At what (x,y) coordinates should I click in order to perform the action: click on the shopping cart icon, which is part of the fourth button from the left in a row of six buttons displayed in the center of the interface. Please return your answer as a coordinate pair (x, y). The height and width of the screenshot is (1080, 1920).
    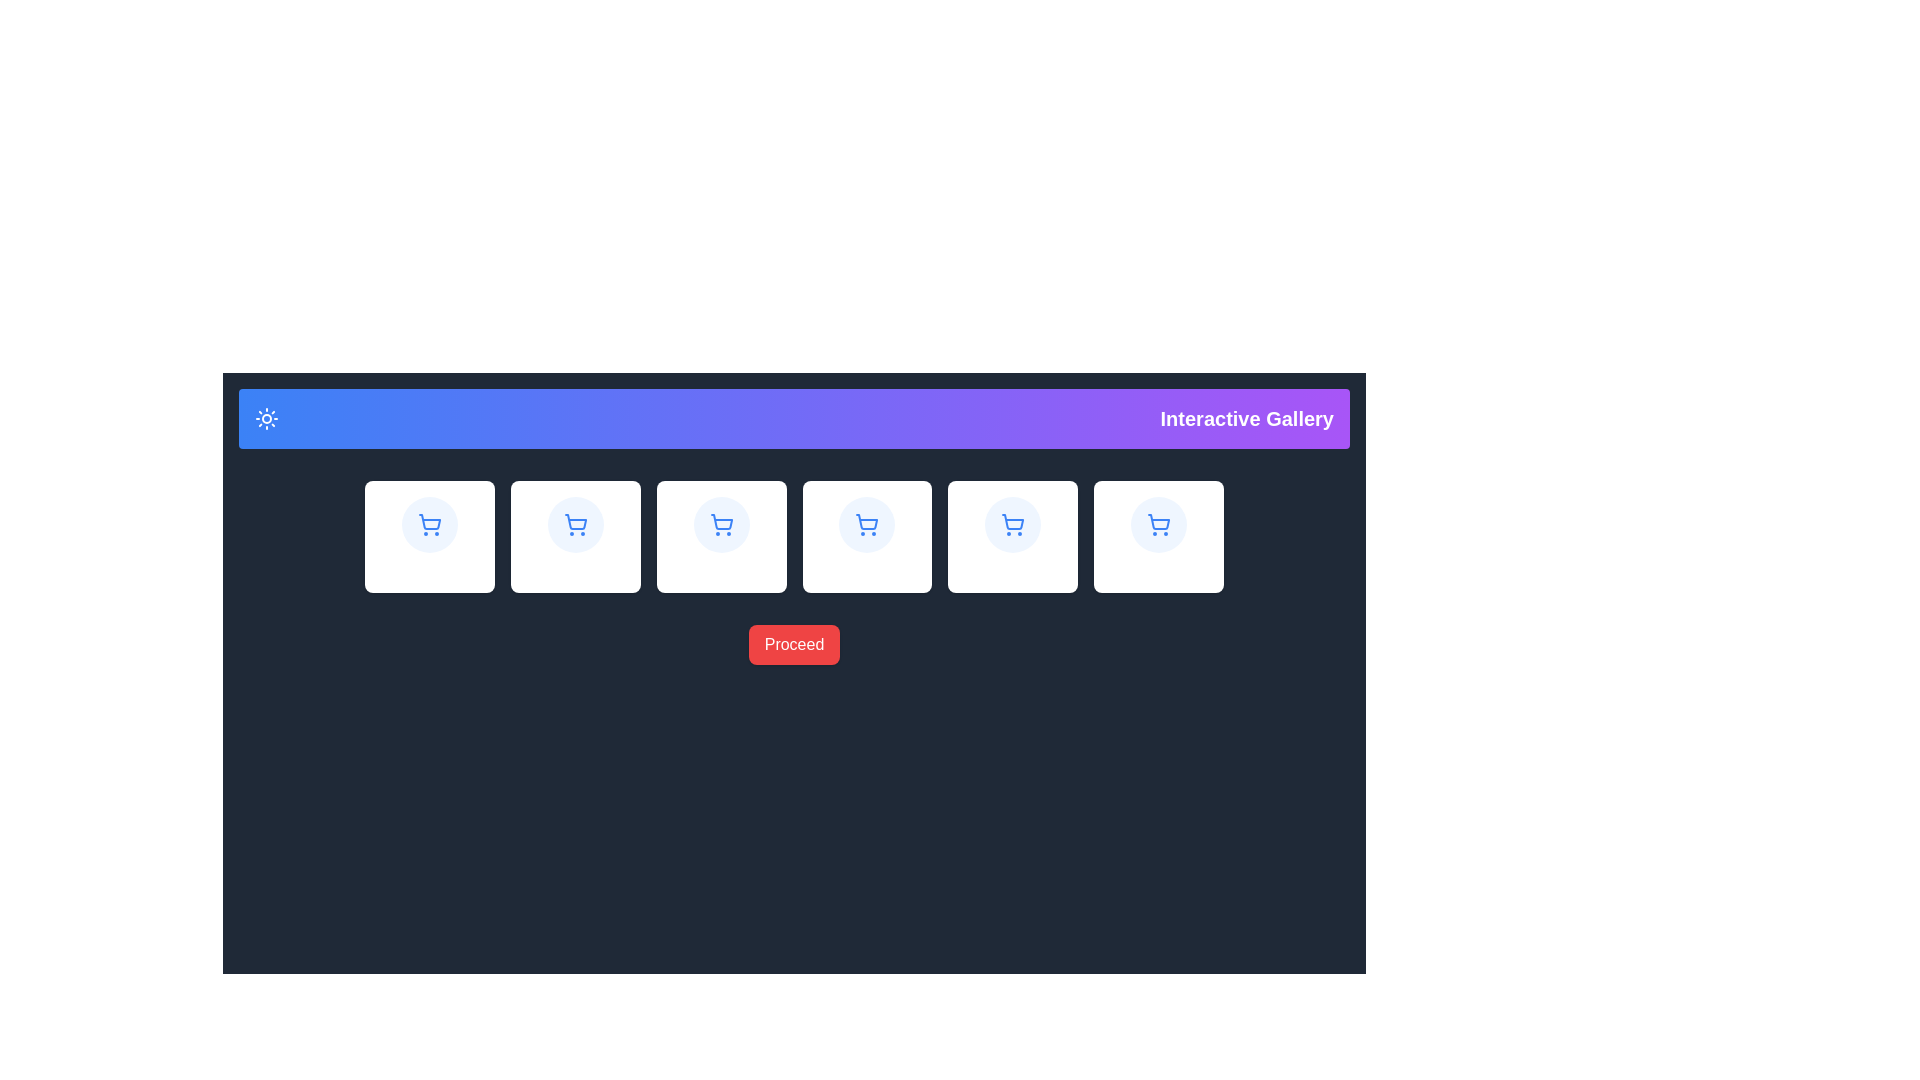
    Looking at the image, I should click on (867, 521).